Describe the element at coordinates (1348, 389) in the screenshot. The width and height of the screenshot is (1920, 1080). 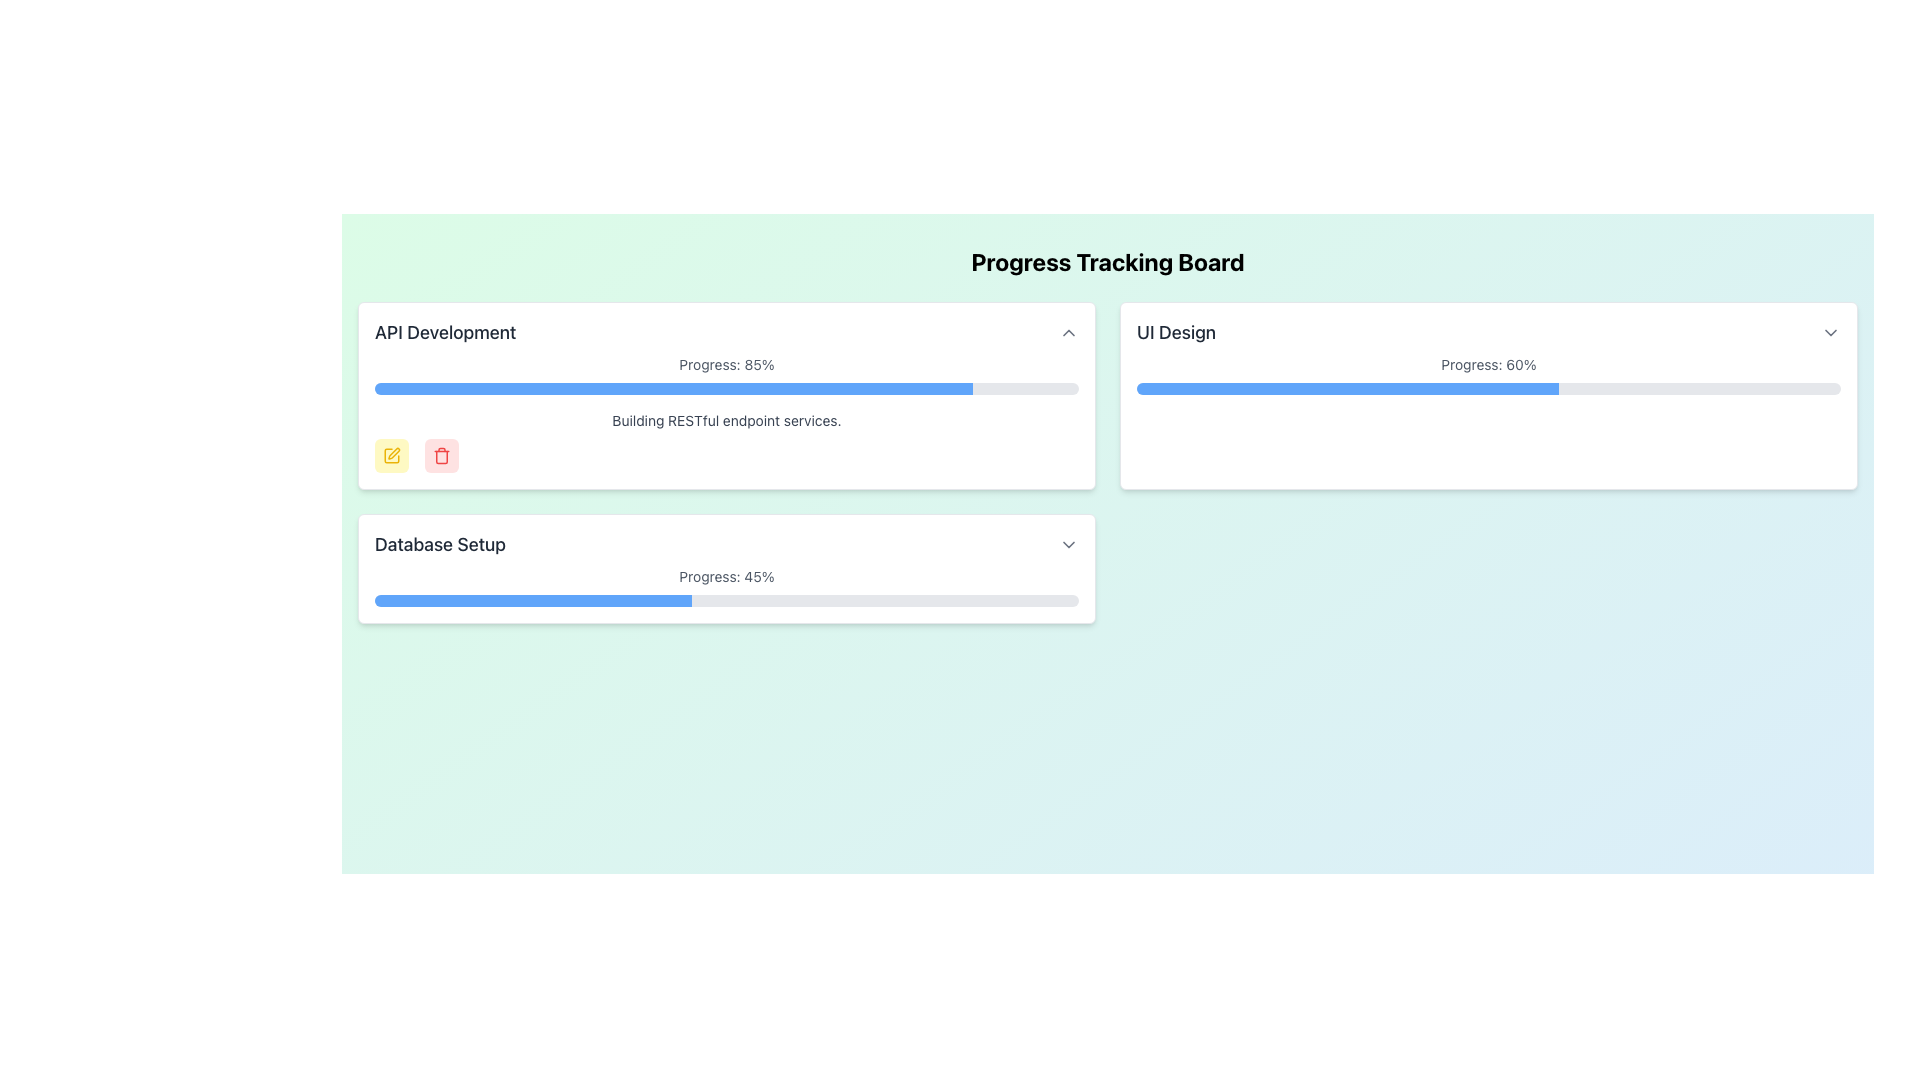
I see `the blue portion of the progress bar indicating 60% completion in the 'UI Design' card on the 'Progress Tracking Board'` at that location.